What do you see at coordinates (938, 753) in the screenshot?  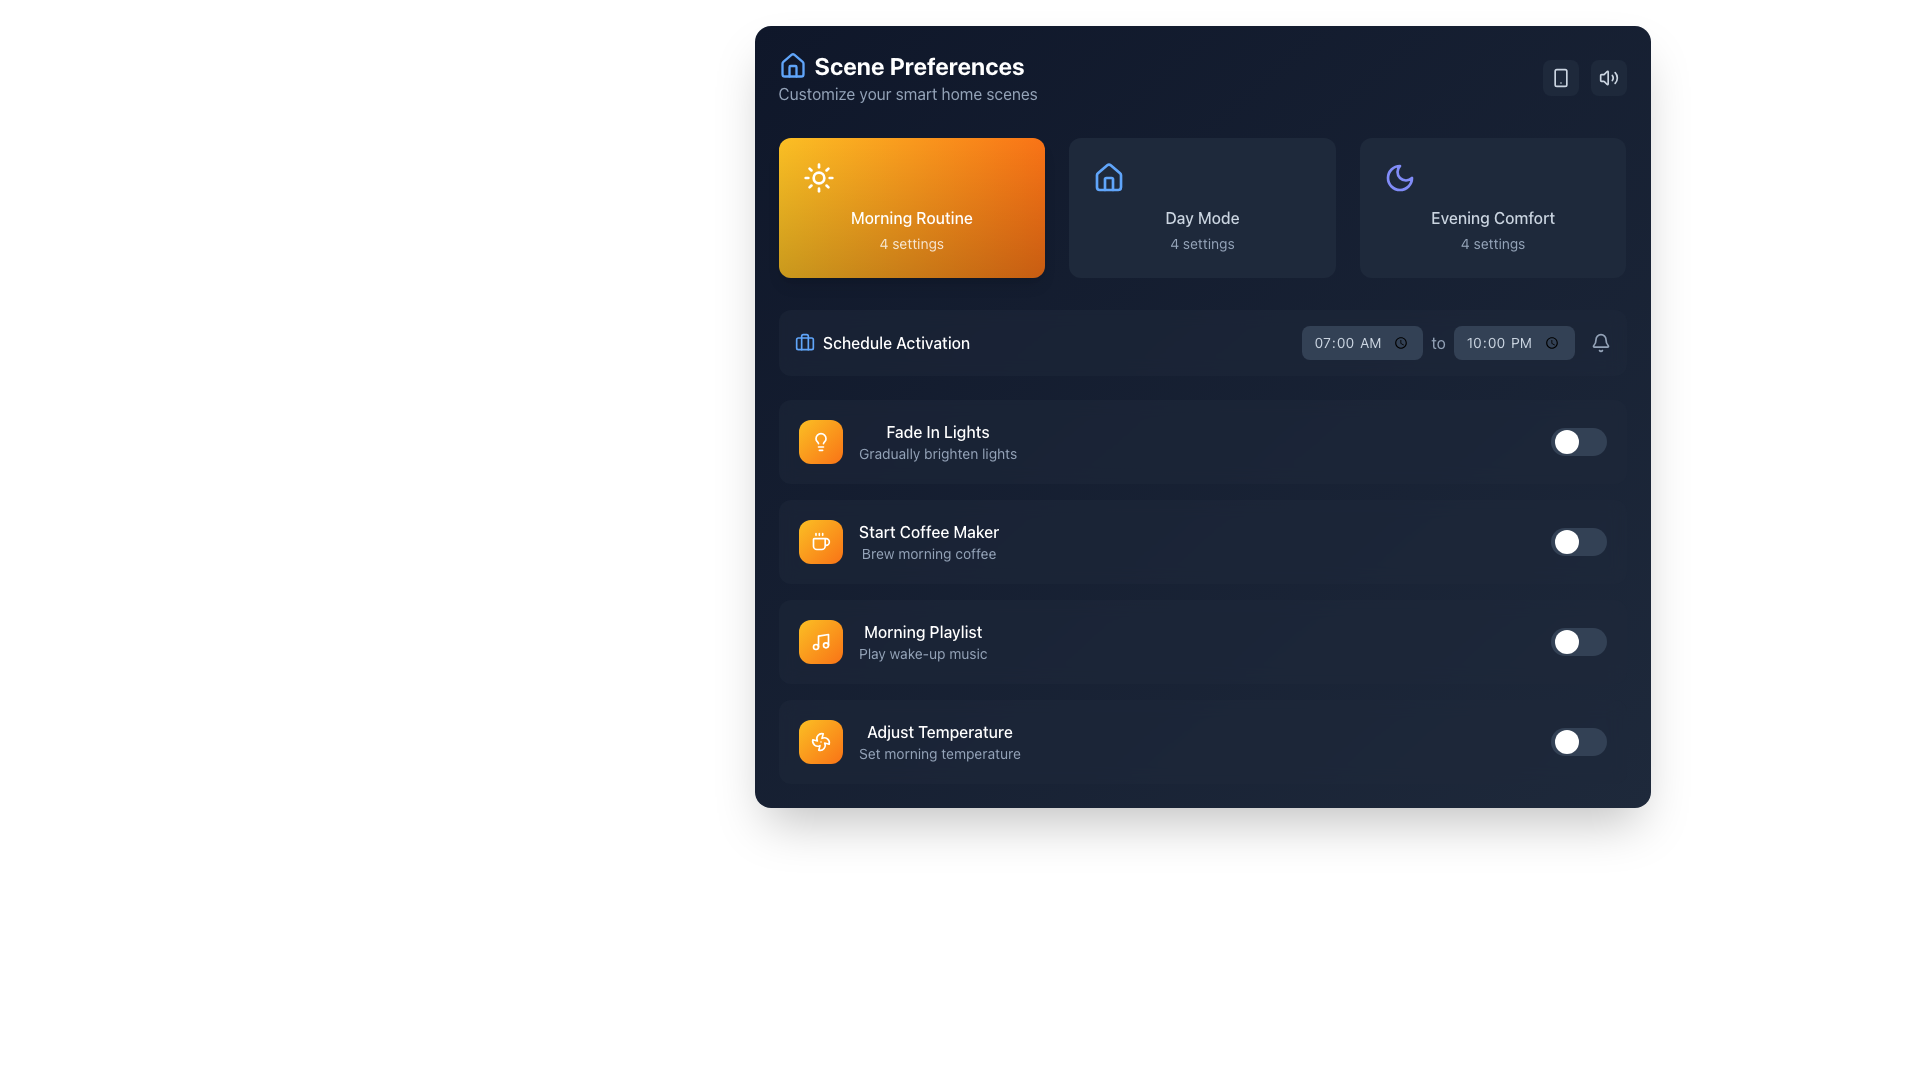 I see `static text label displaying 'Set morning temperature', which is located below the bold label 'Adjust Temperature' in the list of smart scene operations` at bounding box center [938, 753].